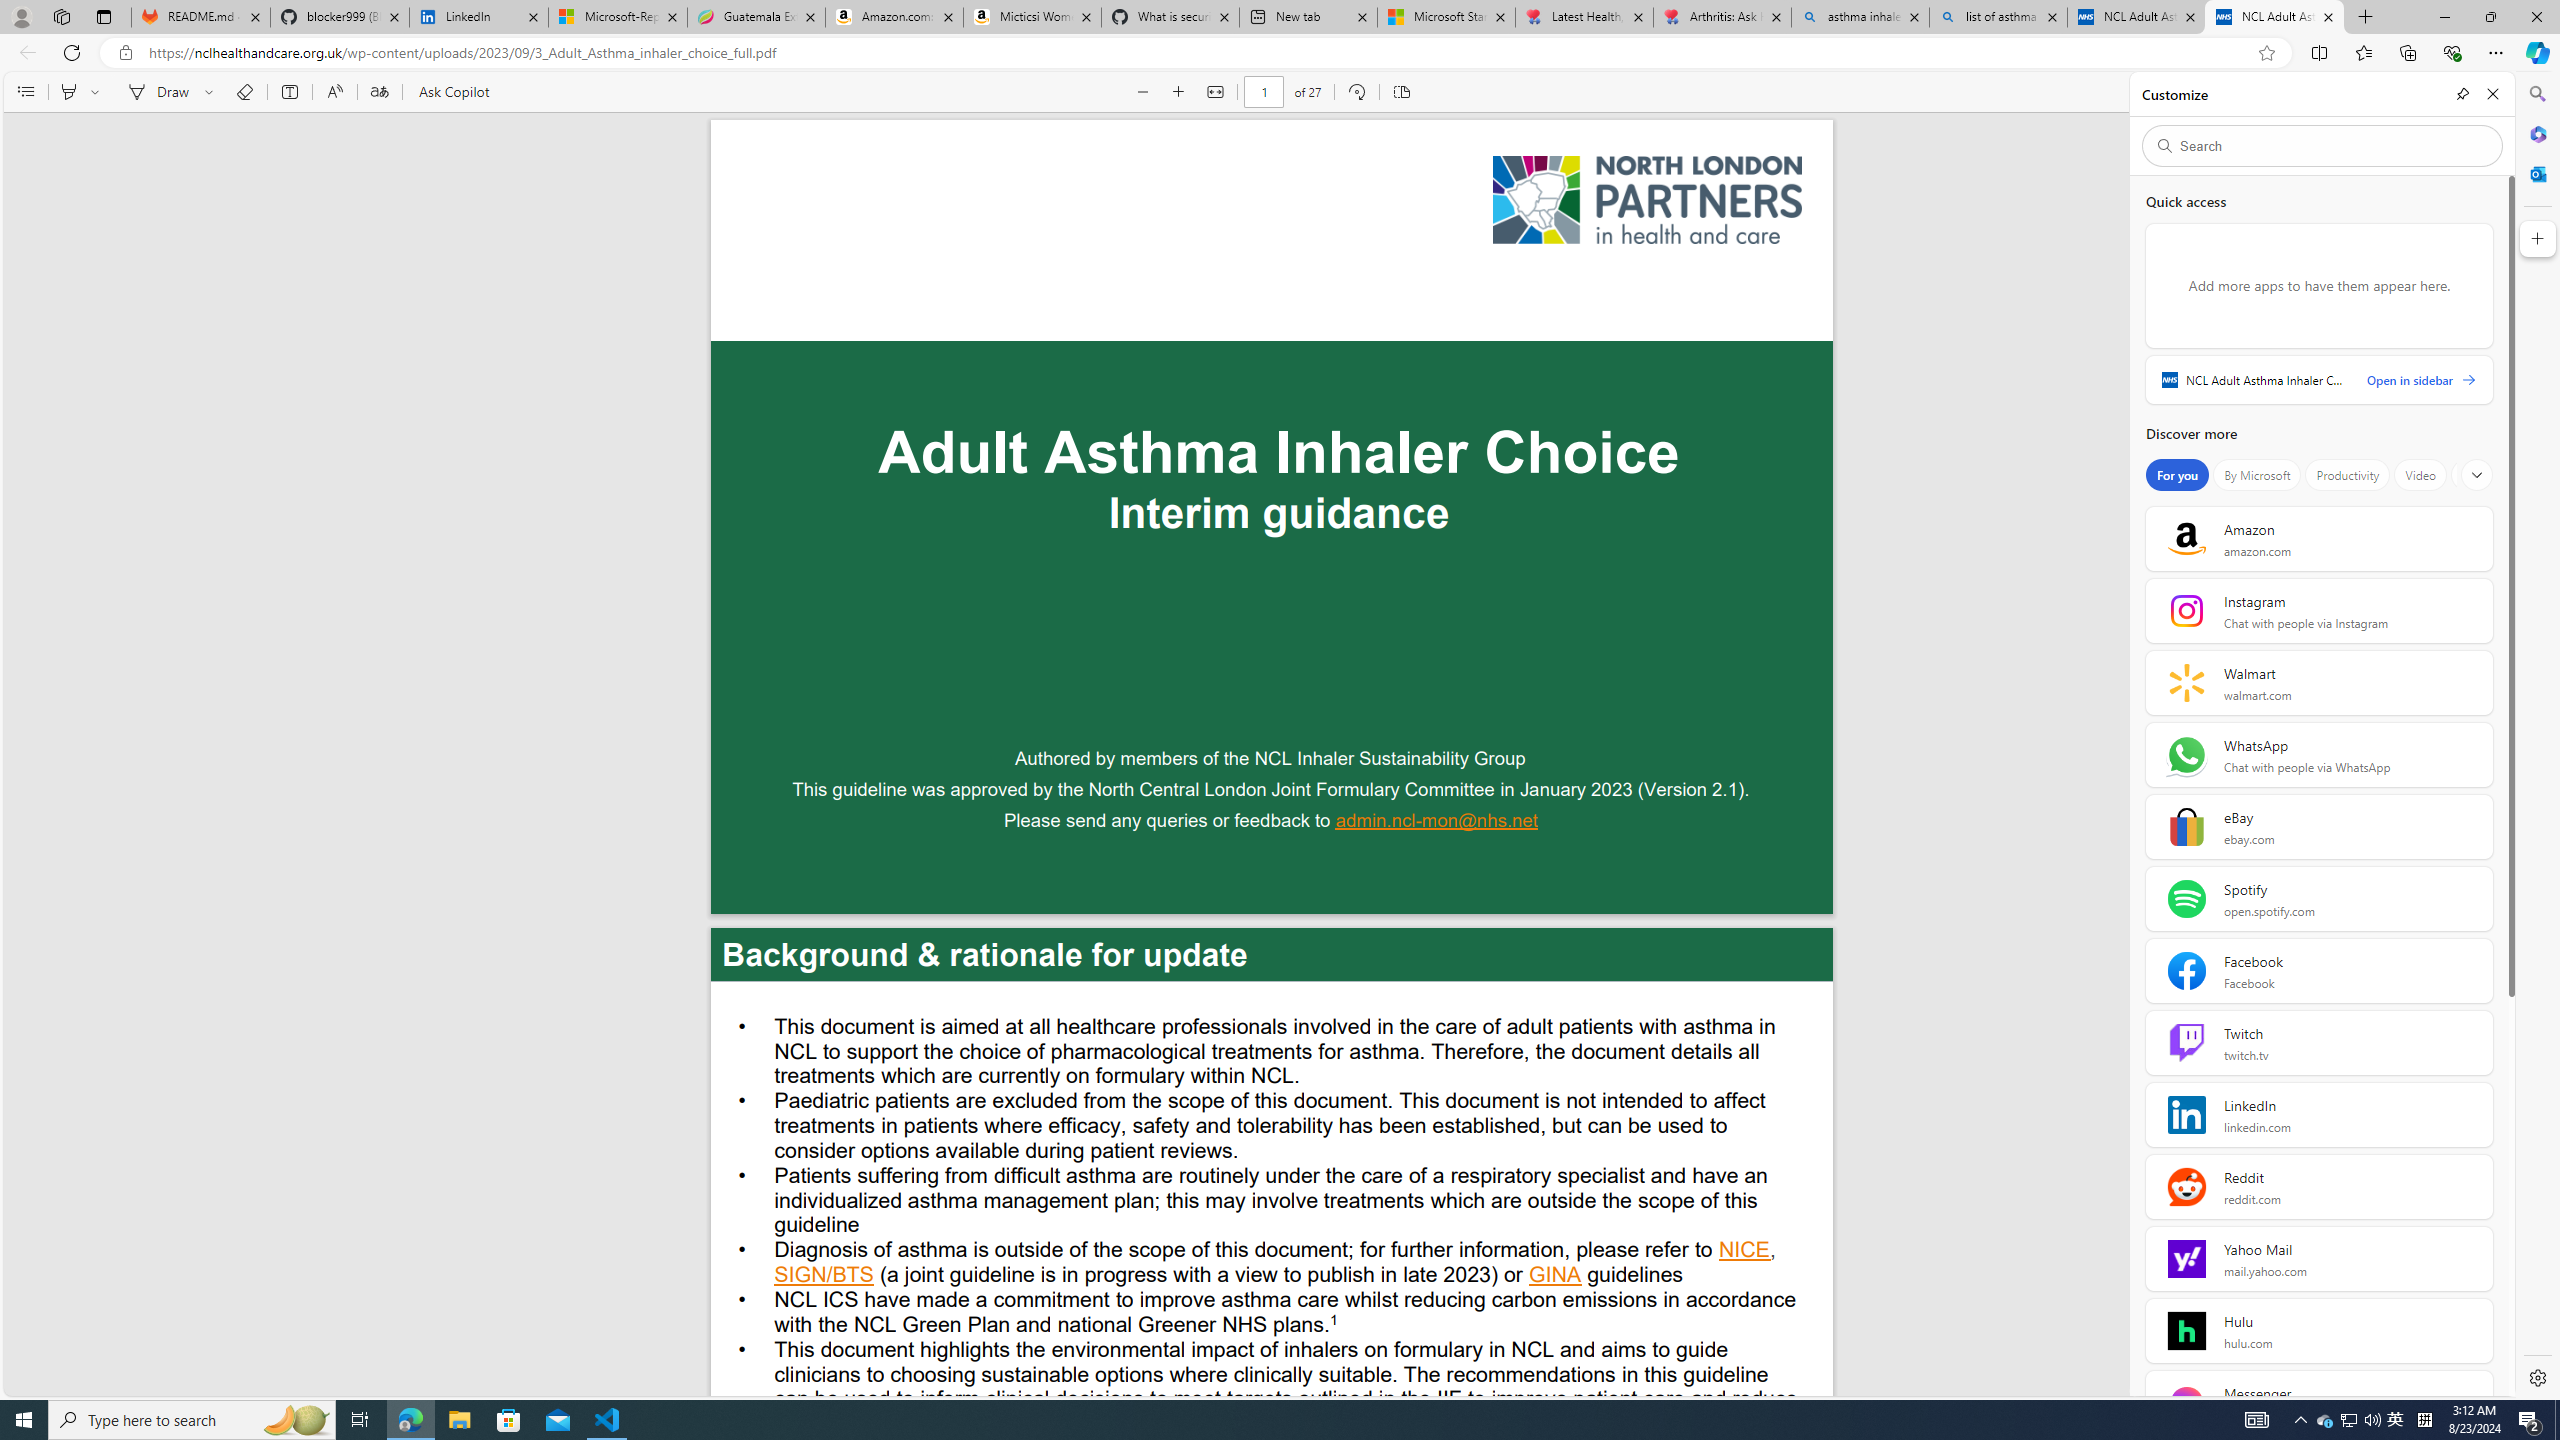 This screenshot has height=1440, width=2560. What do you see at coordinates (244, 91) in the screenshot?
I see `'Erase'` at bounding box center [244, 91].